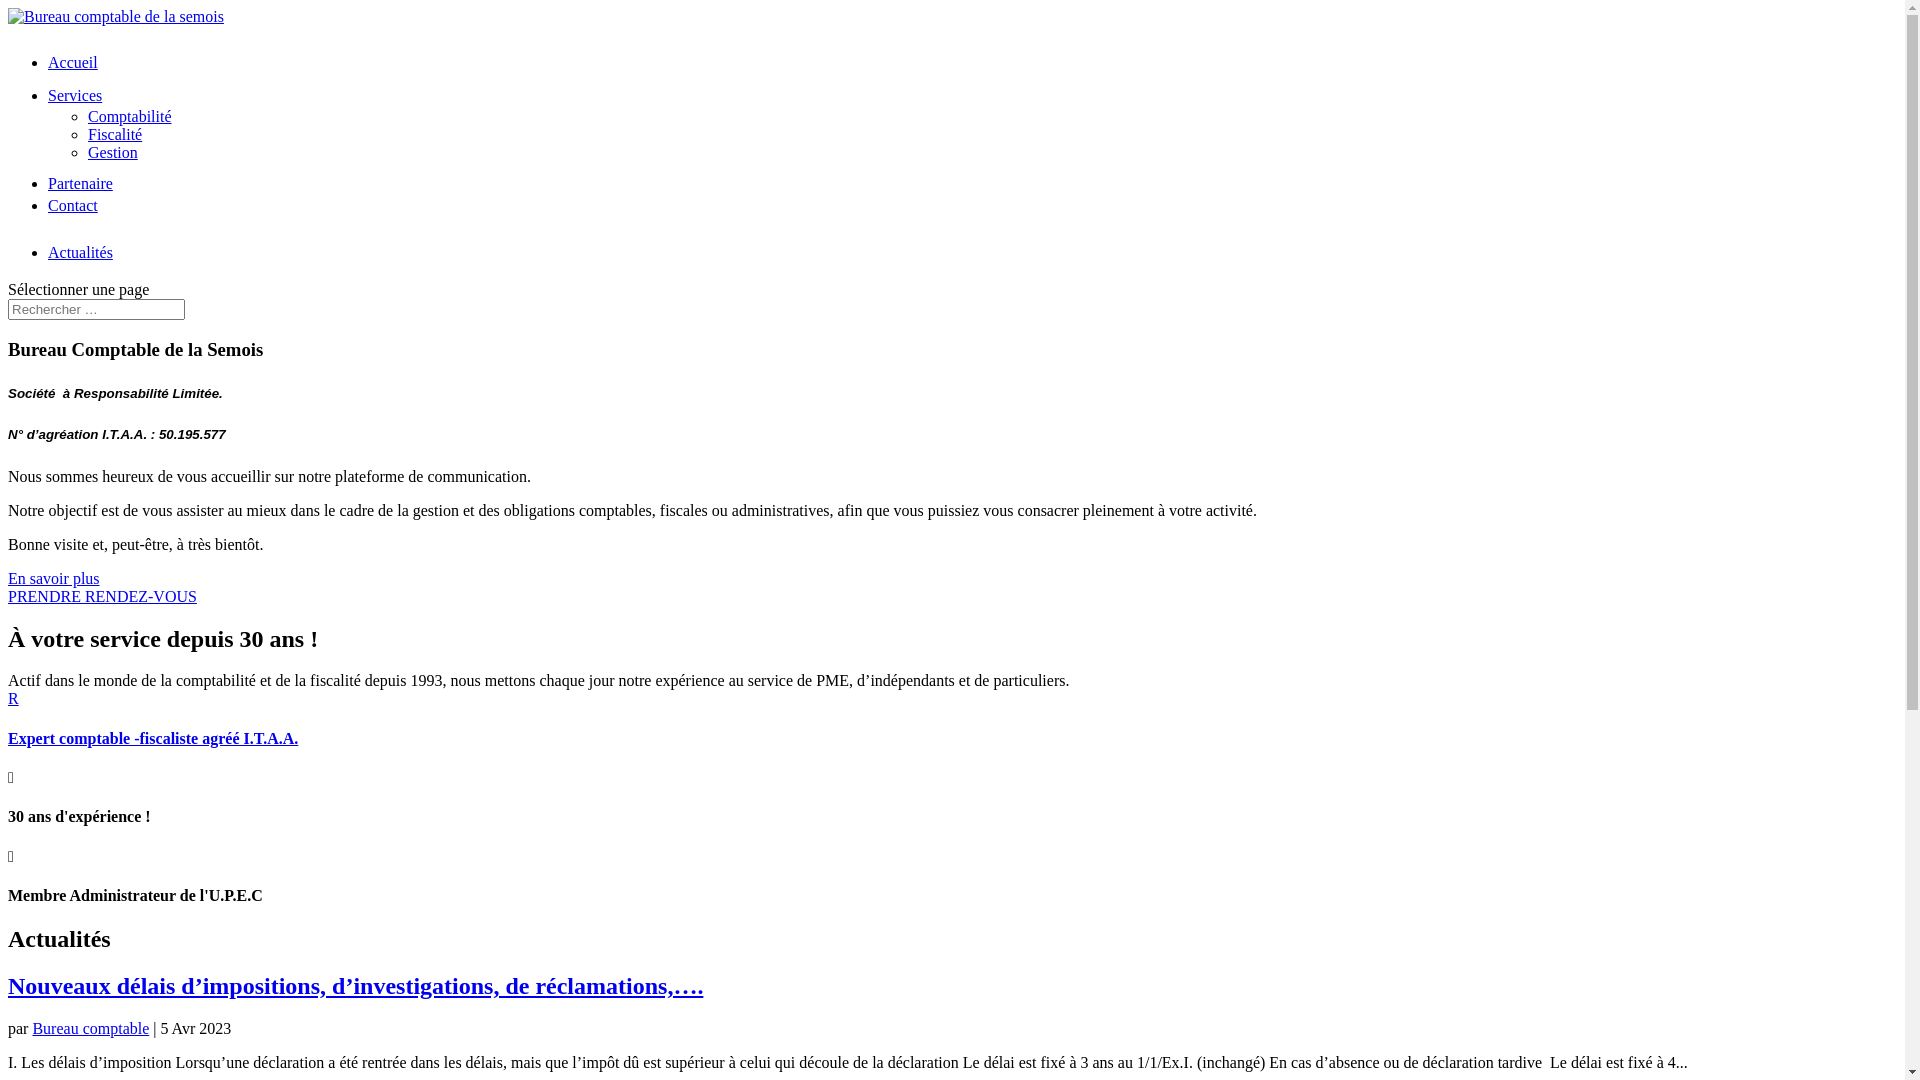 This screenshot has height=1080, width=1920. I want to click on 'Accueil', so click(72, 61).